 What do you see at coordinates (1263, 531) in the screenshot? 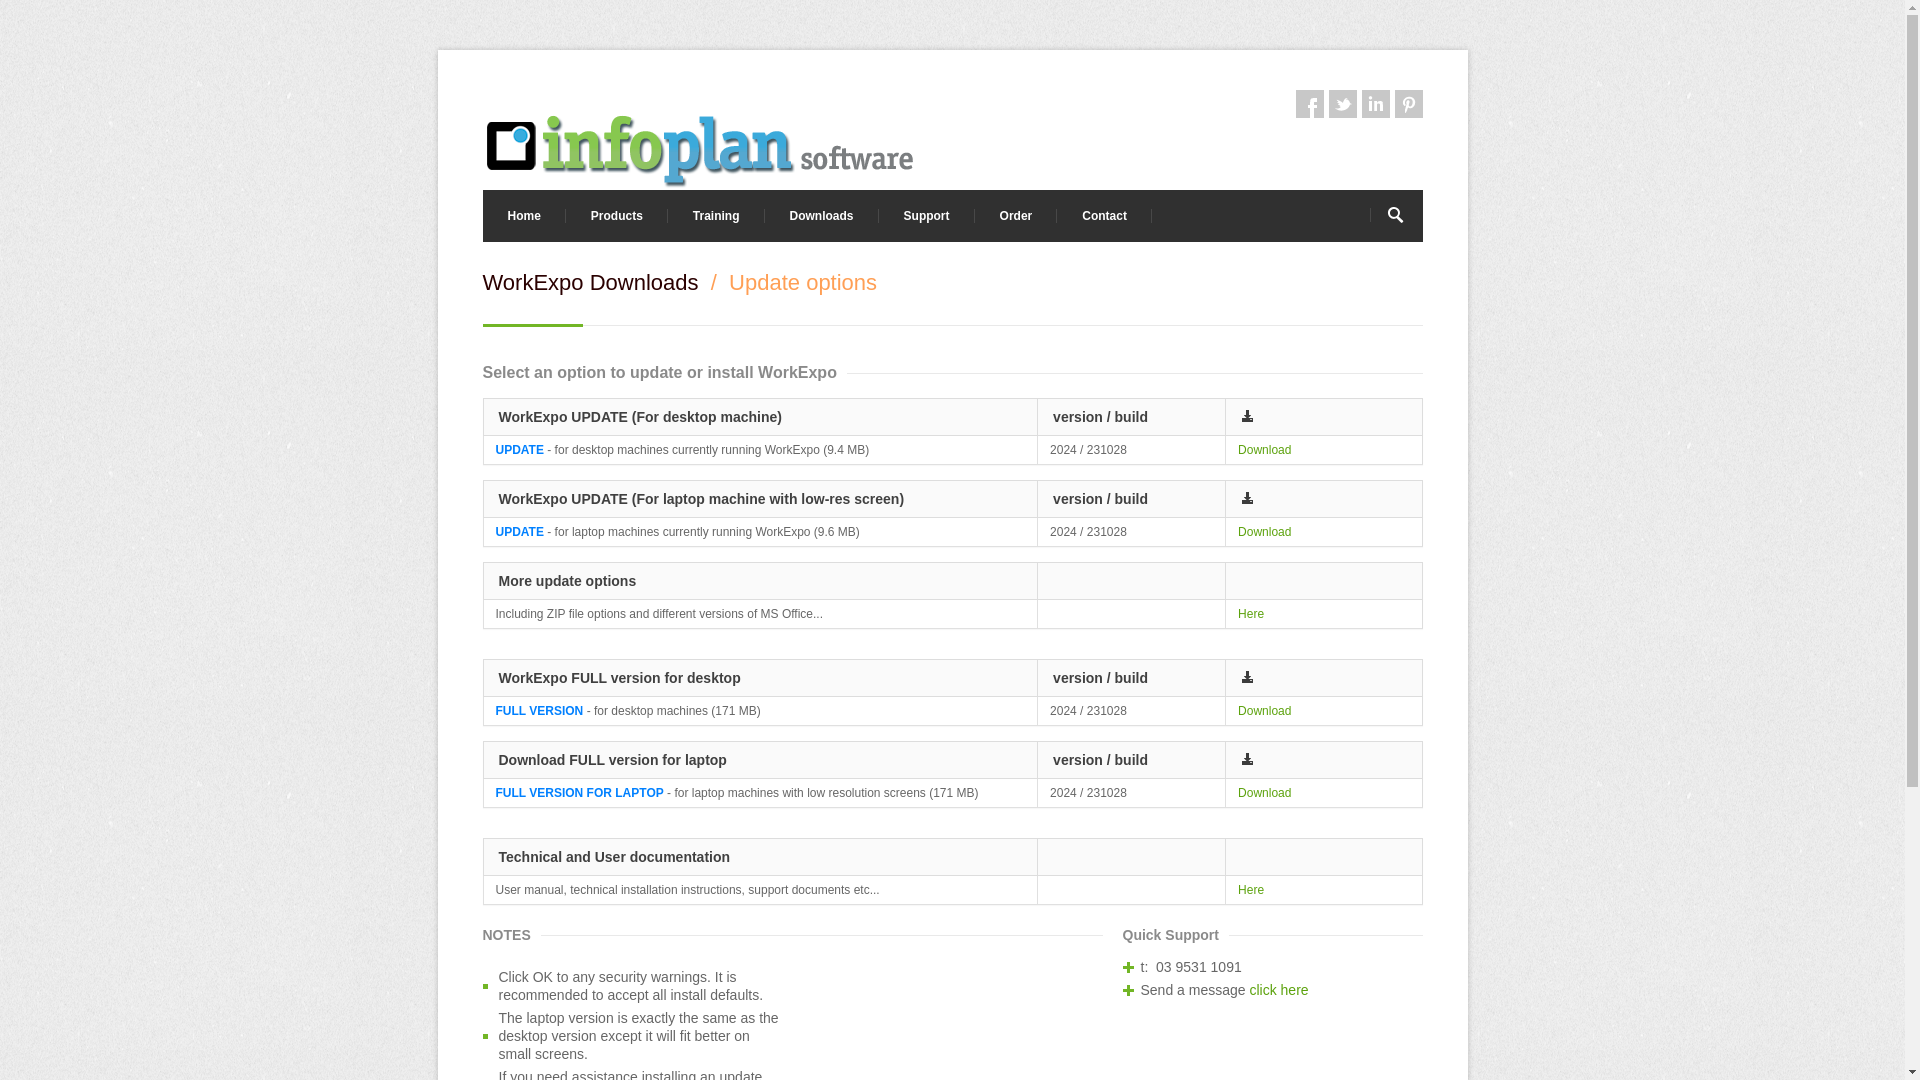
I see `'Download'` at bounding box center [1263, 531].